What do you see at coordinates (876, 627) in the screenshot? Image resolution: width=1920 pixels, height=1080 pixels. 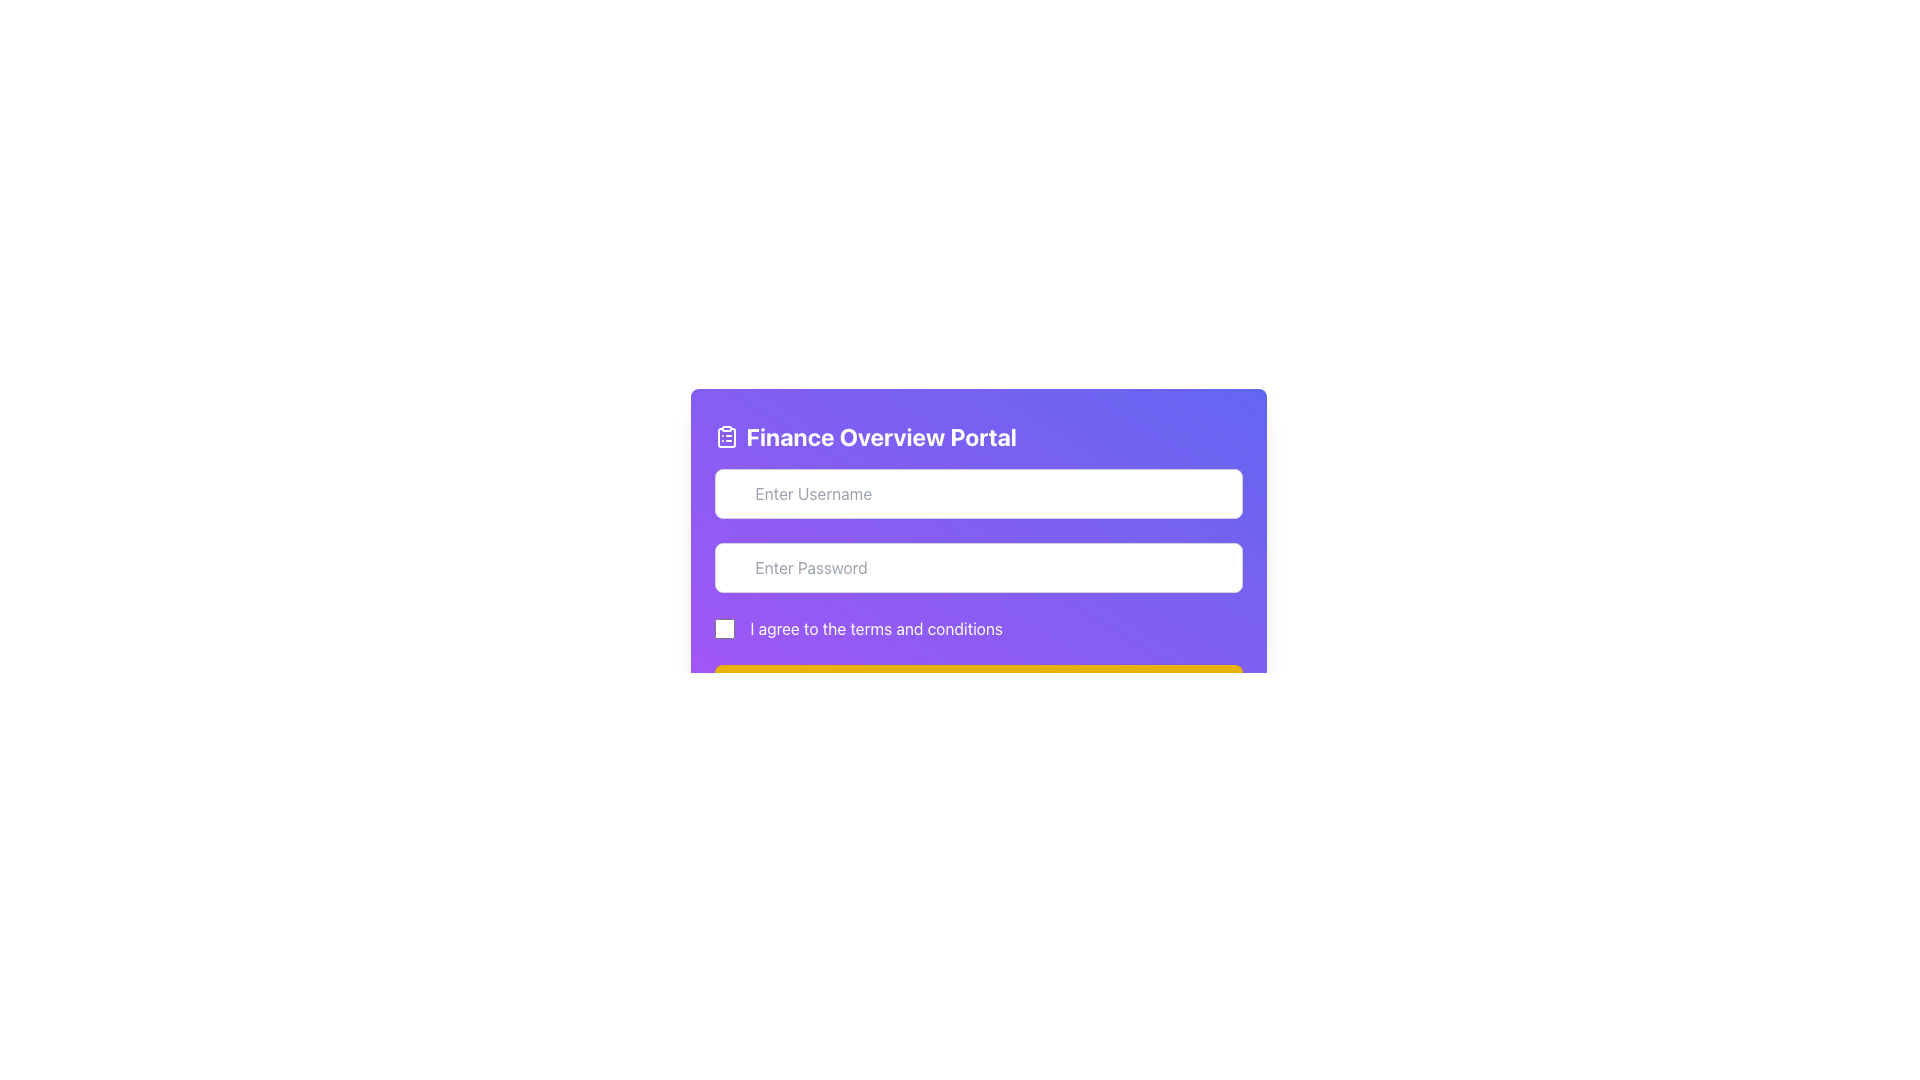 I see `the text label displaying 'I agree to the terms and conditions', which is styled with white font on a purple background and located below the input fields for username and password` at bounding box center [876, 627].